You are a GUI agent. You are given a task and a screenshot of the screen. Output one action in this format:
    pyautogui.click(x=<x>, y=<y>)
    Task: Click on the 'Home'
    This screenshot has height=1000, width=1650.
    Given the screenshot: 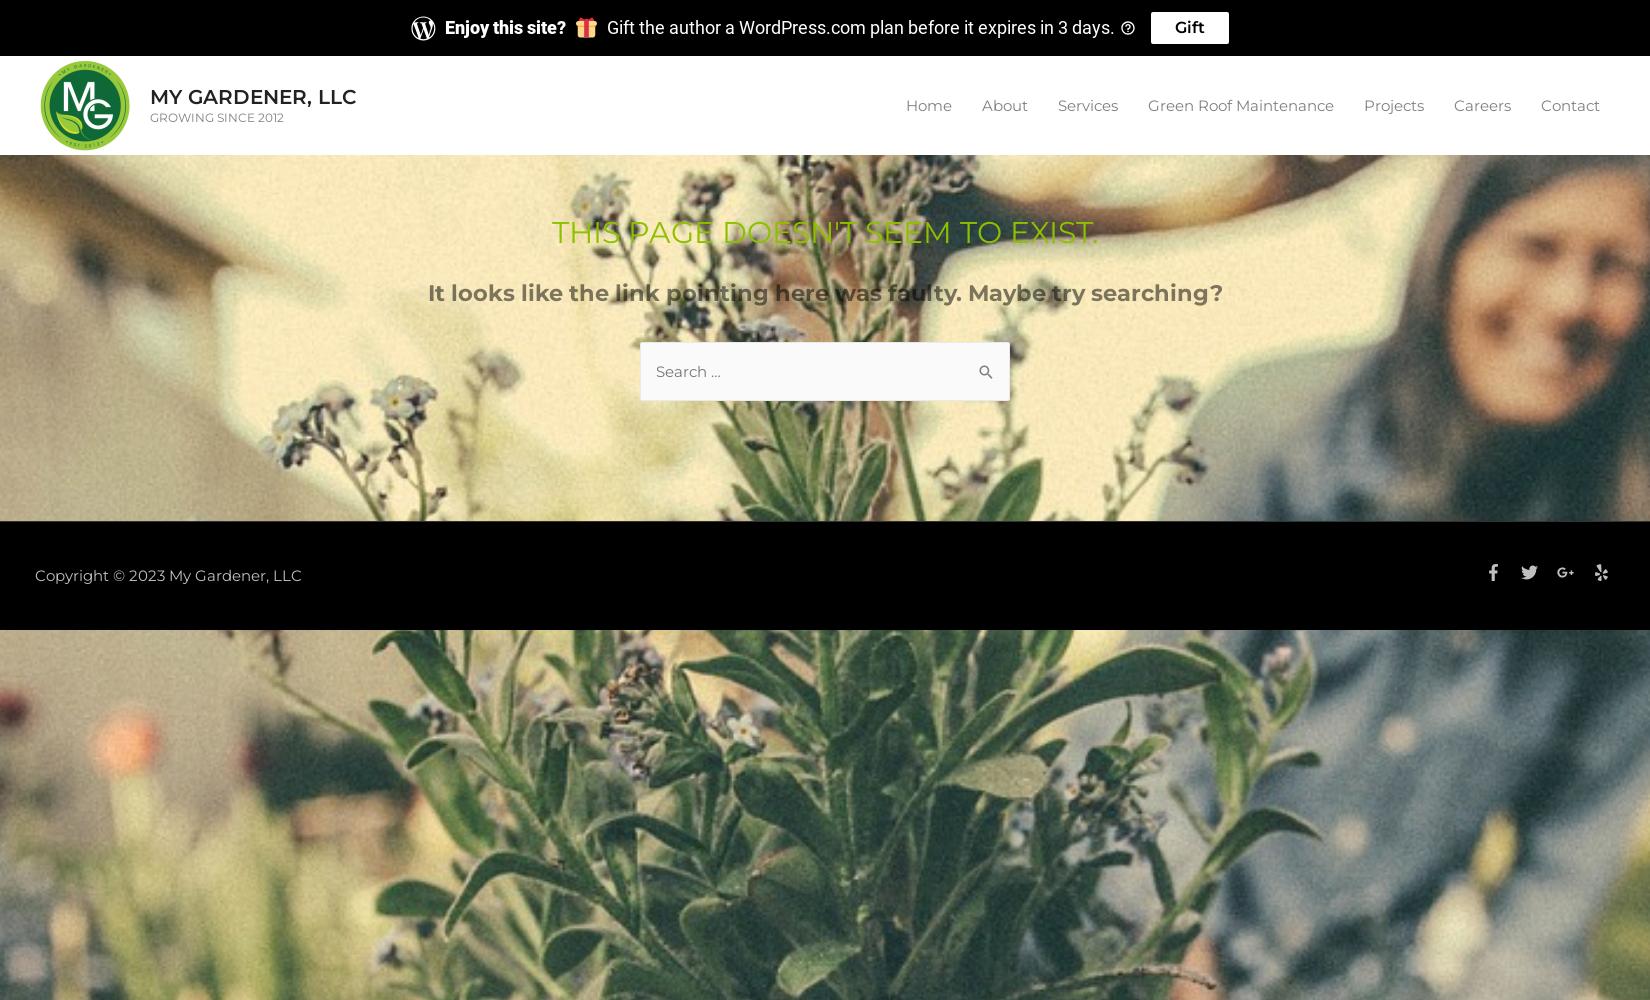 What is the action you would take?
    pyautogui.click(x=928, y=103)
    